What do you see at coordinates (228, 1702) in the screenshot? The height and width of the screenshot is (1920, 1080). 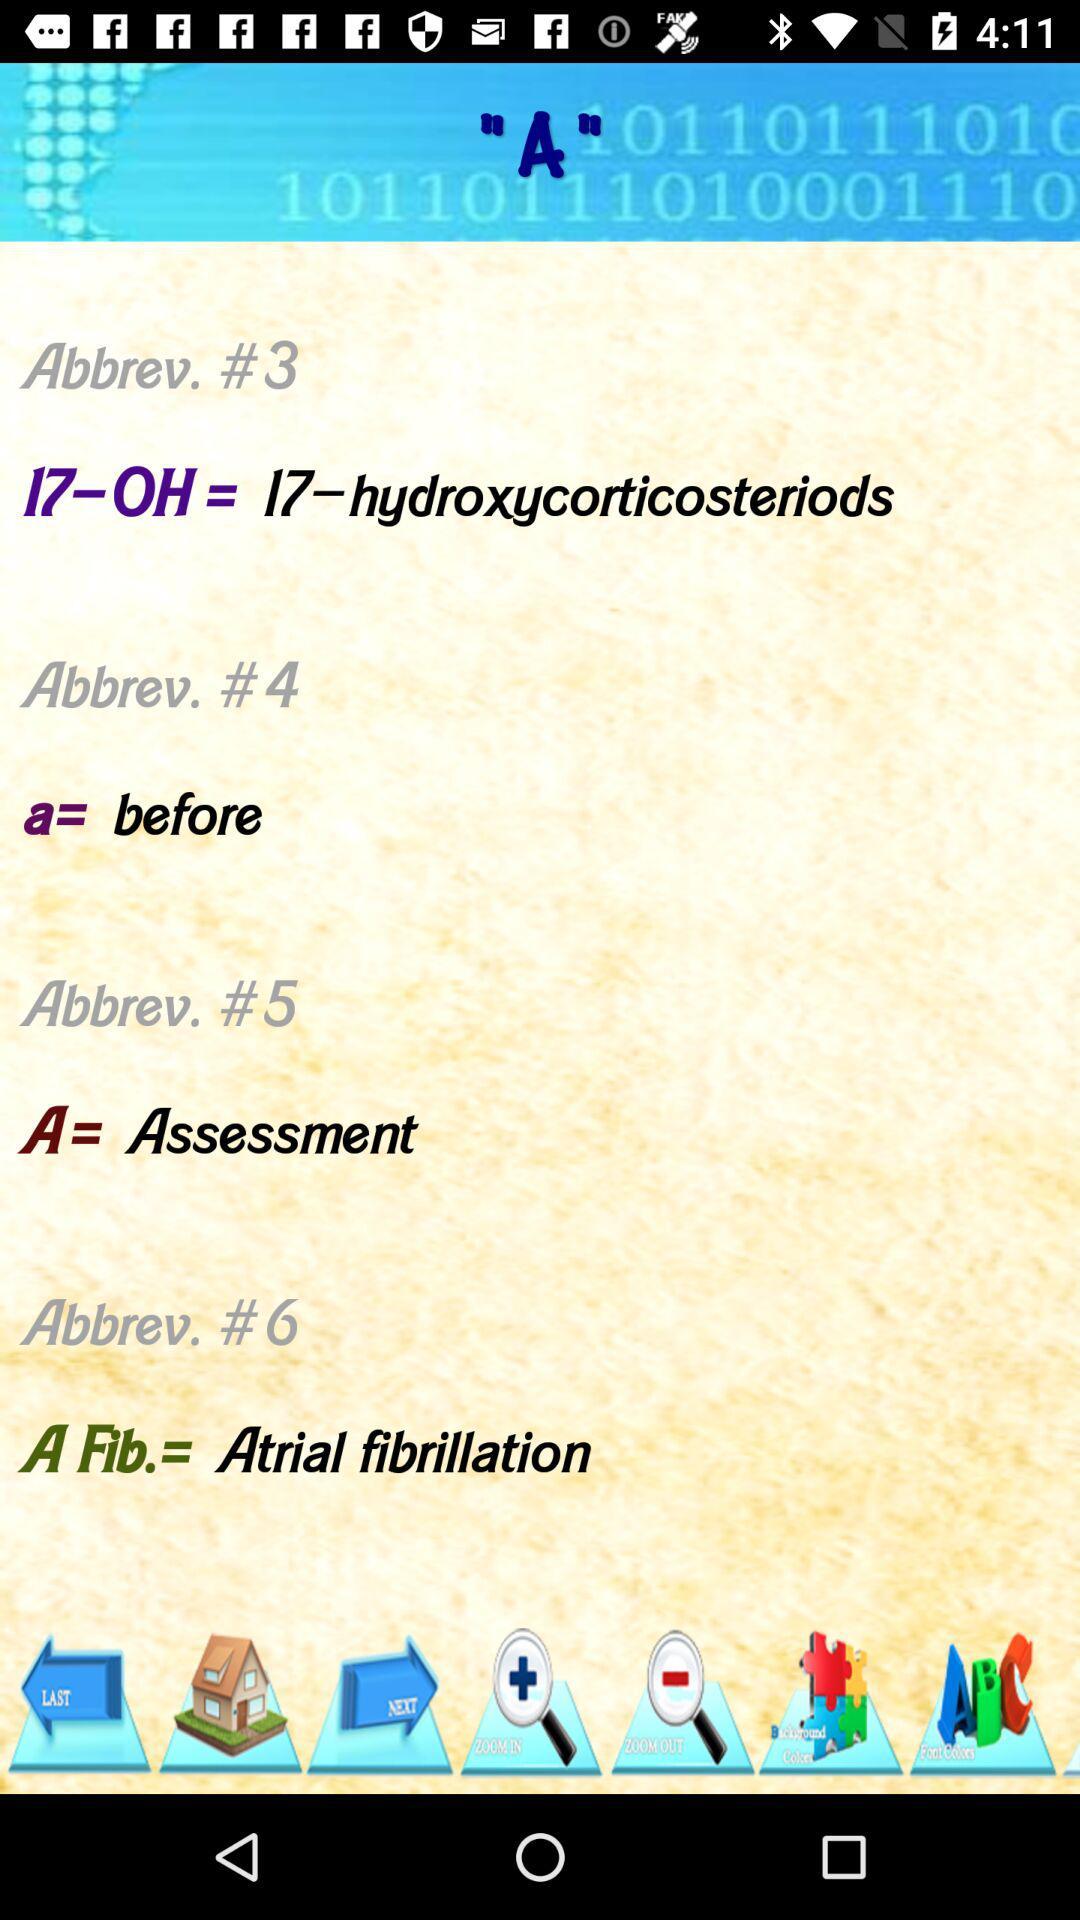 I see `home` at bounding box center [228, 1702].